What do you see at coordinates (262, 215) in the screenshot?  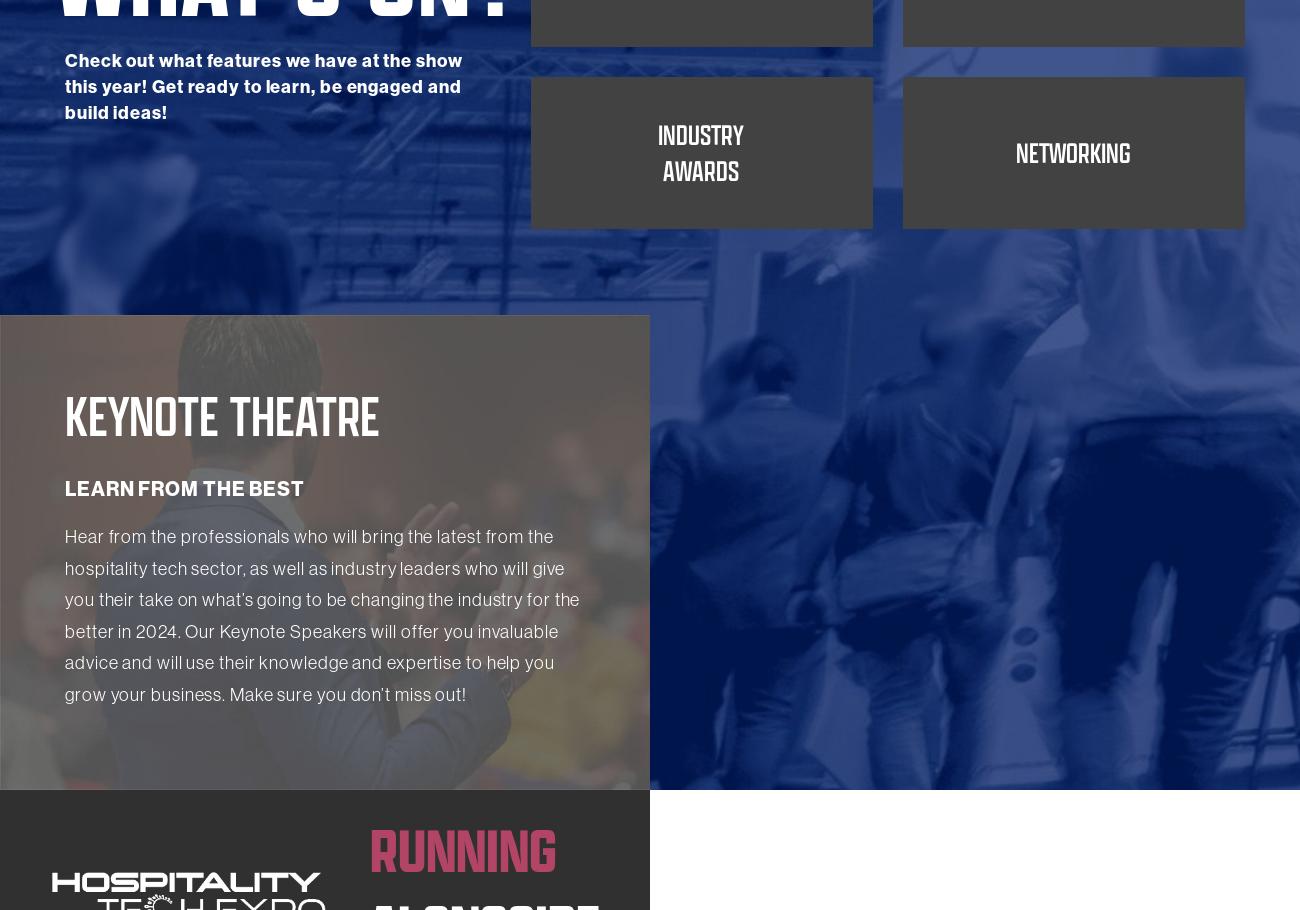 I see `'Check out what features we have at the show this year! Get ready to learn, be engaged and build ideas!'` at bounding box center [262, 215].